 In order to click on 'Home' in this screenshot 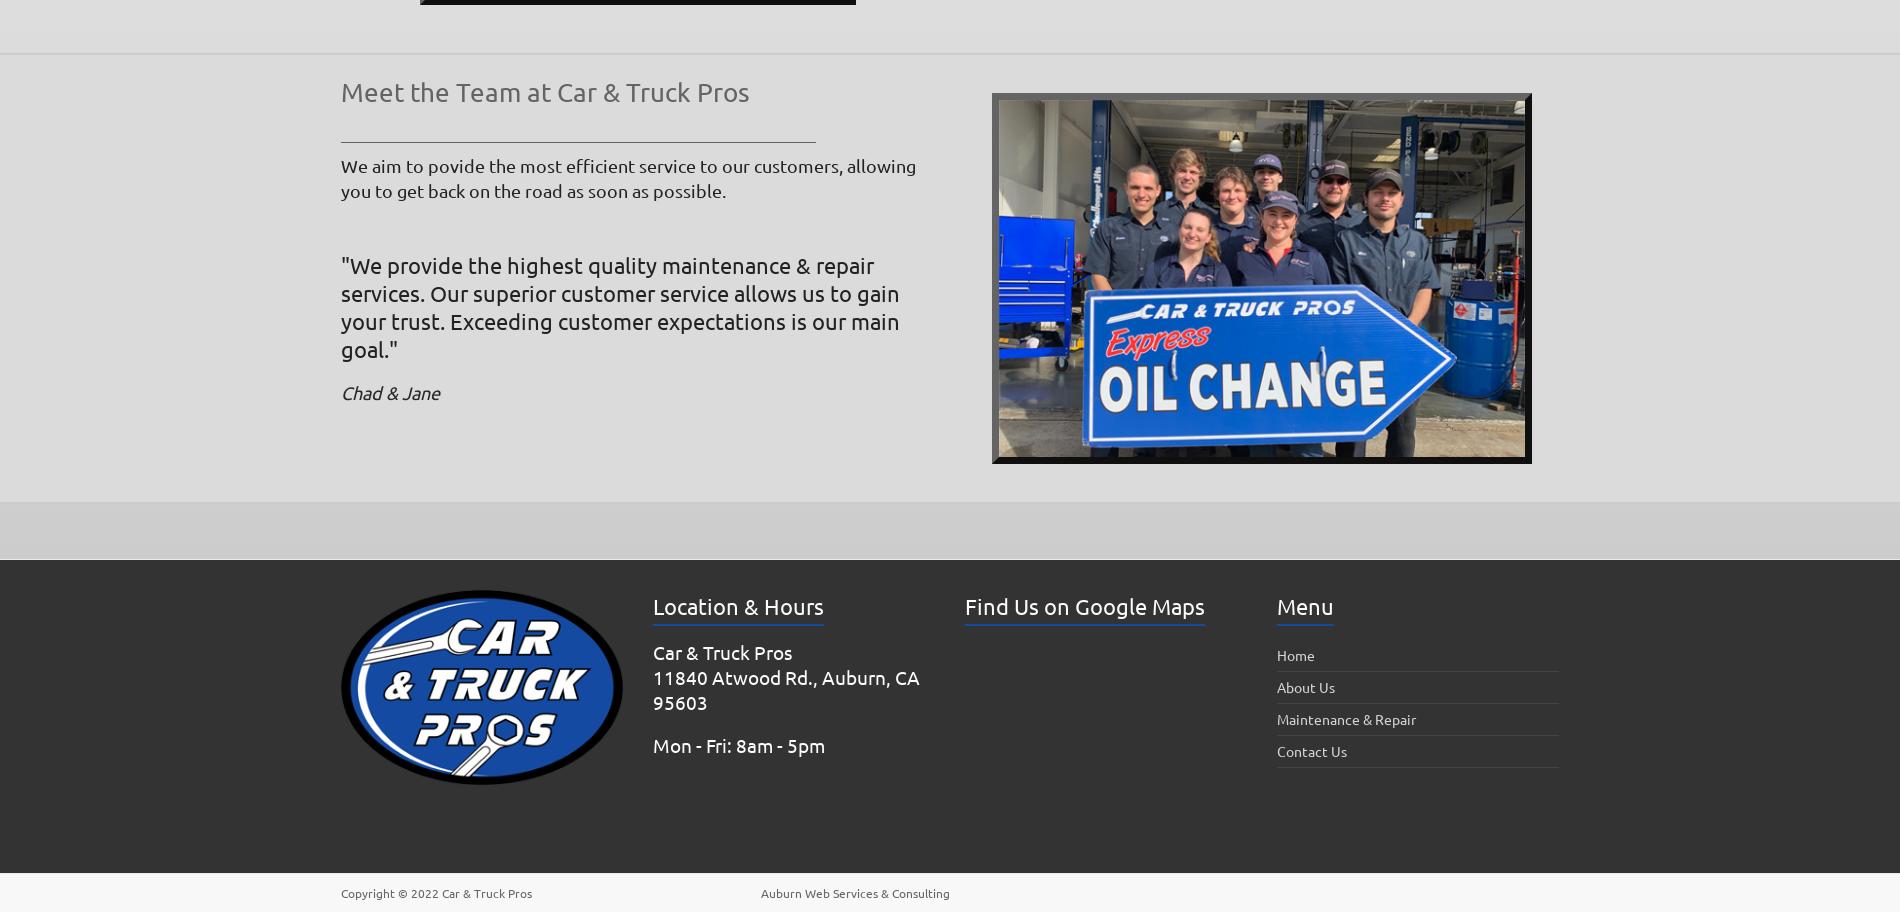, I will do `click(1294, 653)`.